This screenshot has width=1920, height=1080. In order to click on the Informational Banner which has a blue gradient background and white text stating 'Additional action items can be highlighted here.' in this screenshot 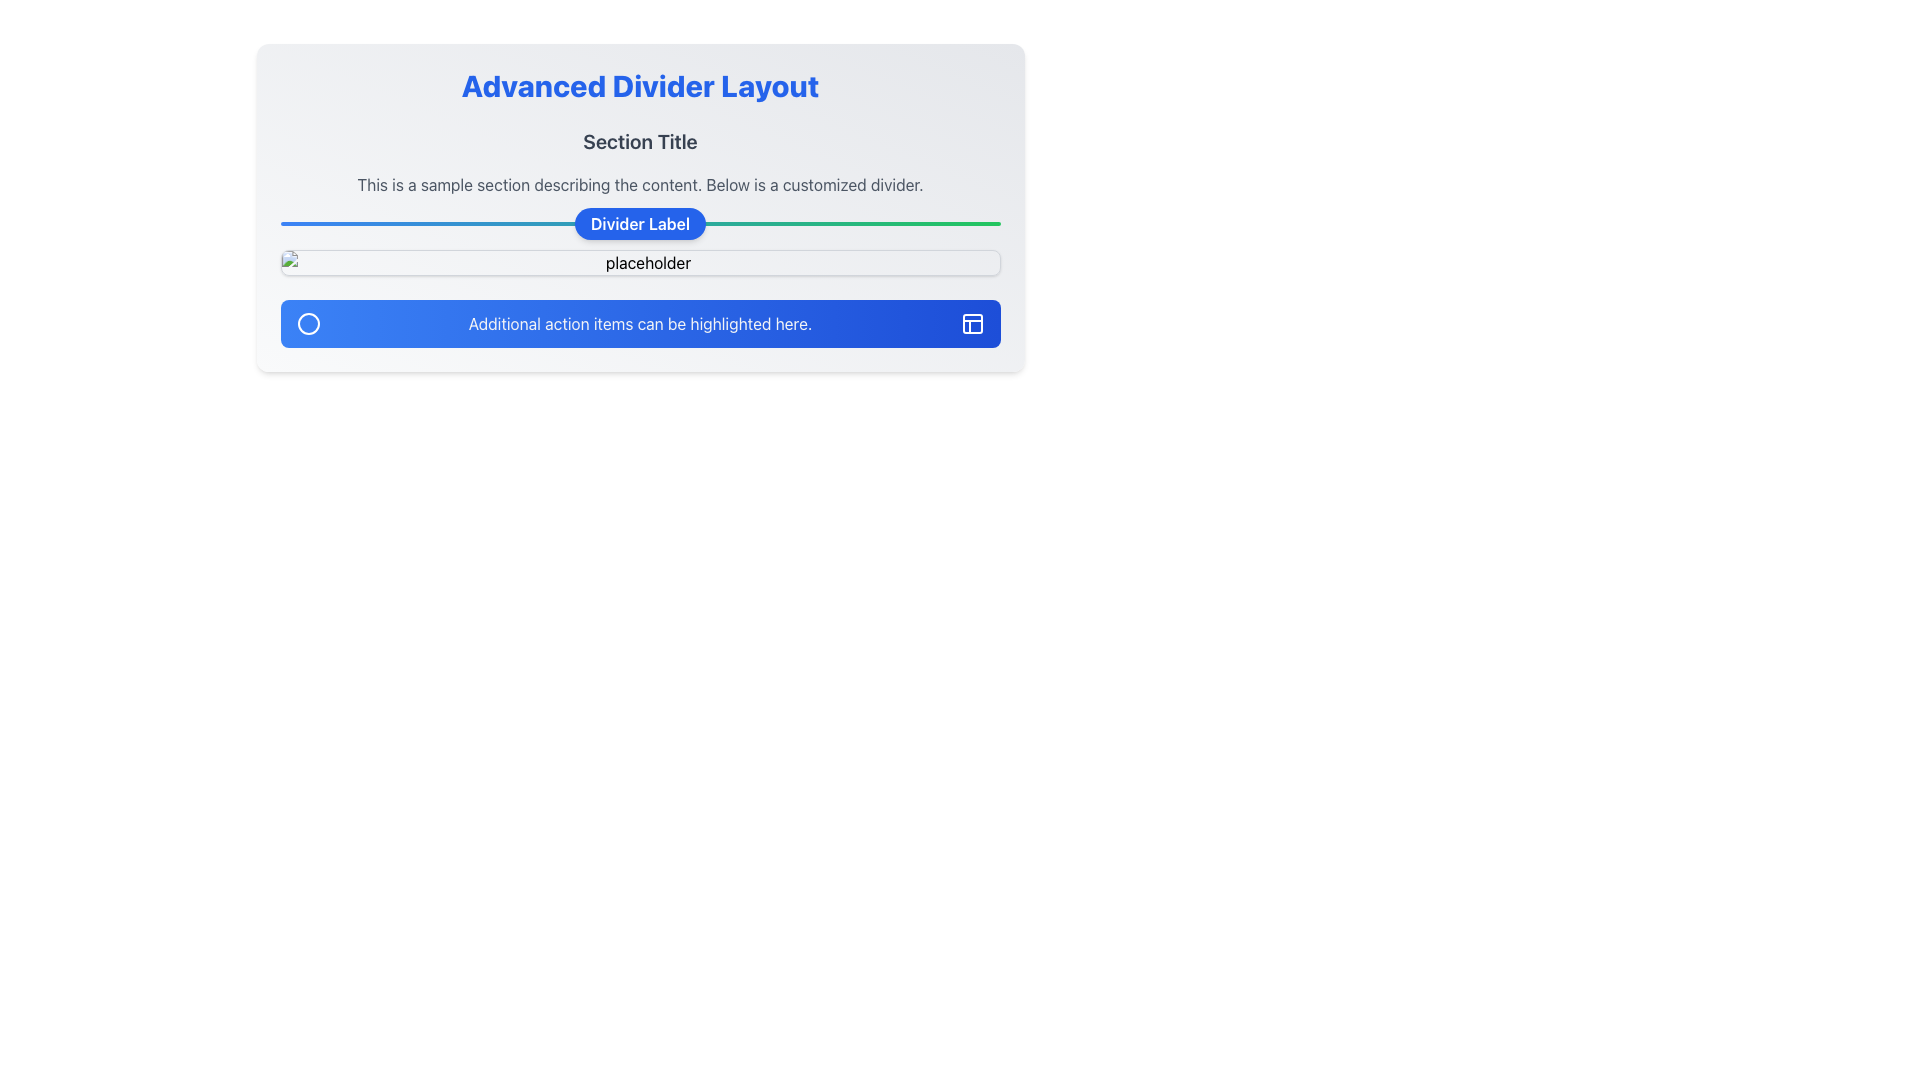, I will do `click(640, 323)`.